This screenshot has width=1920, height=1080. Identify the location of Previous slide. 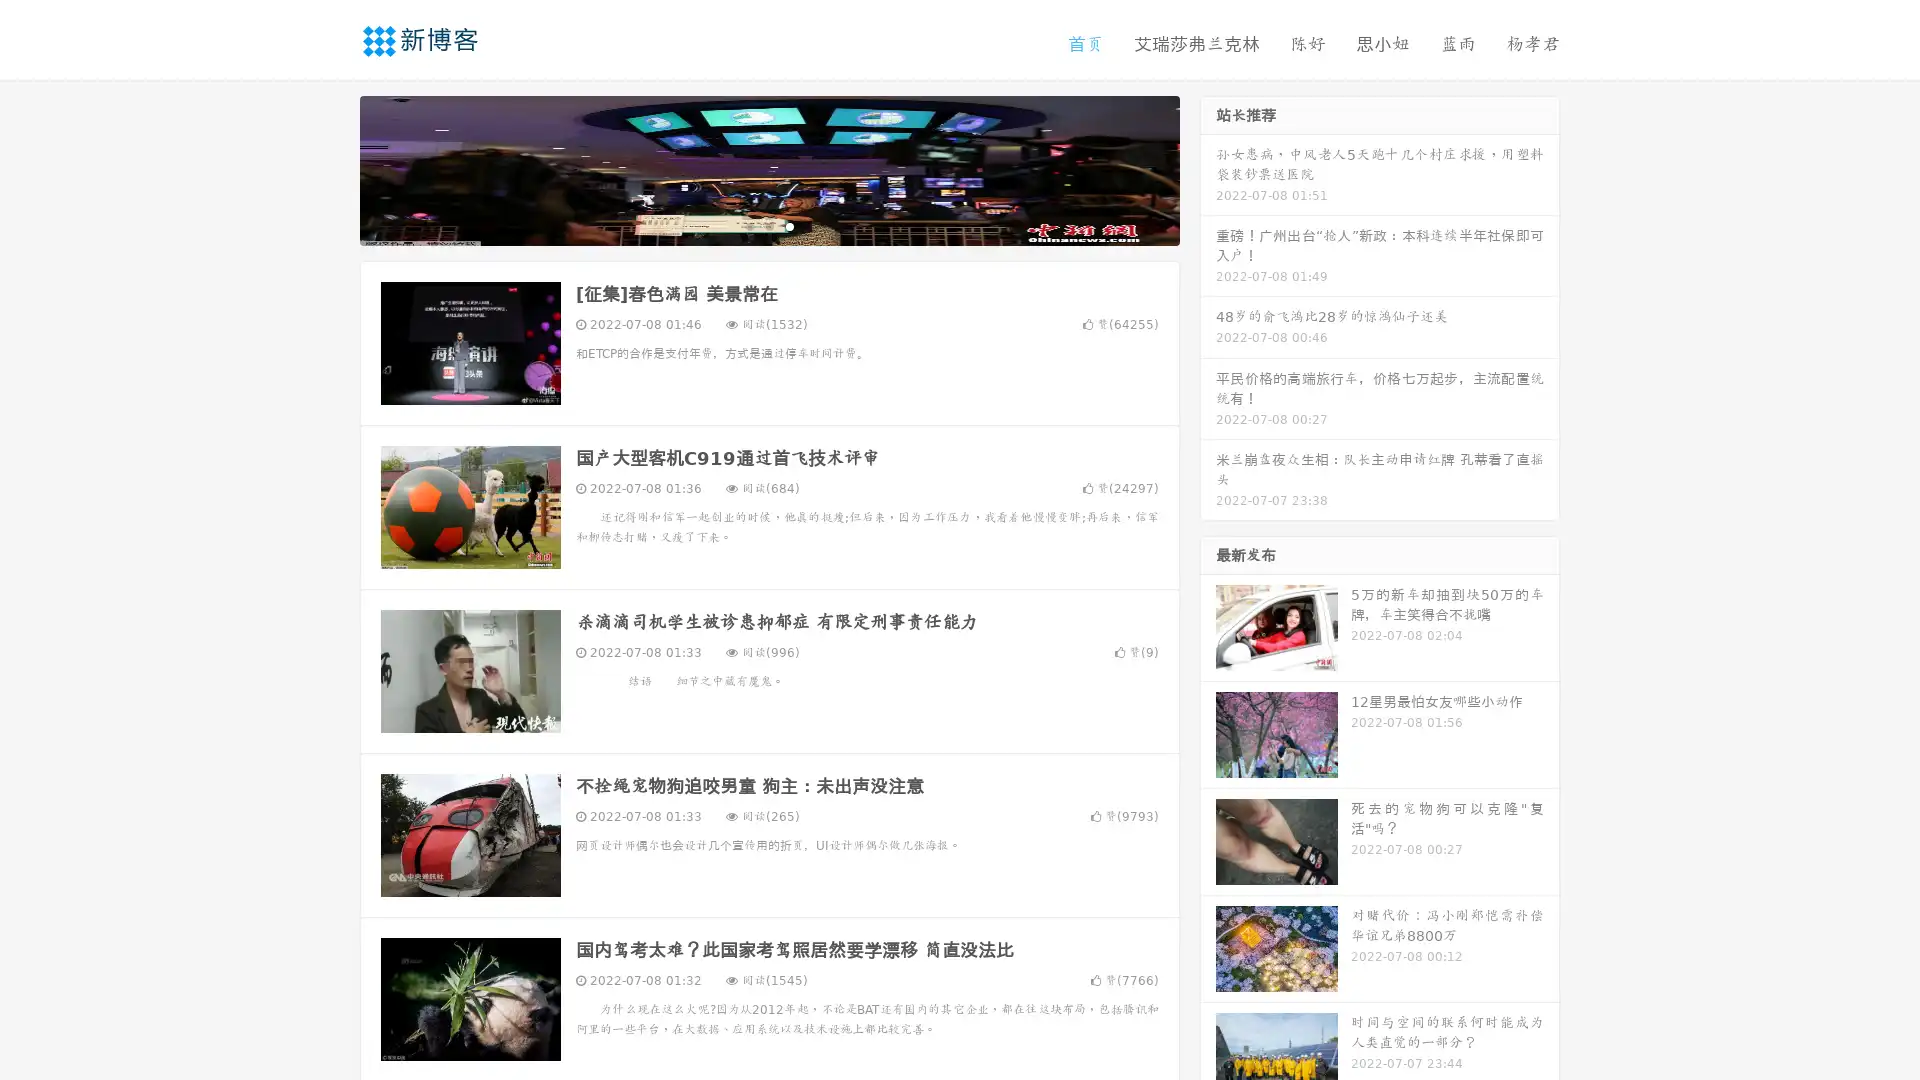
(330, 168).